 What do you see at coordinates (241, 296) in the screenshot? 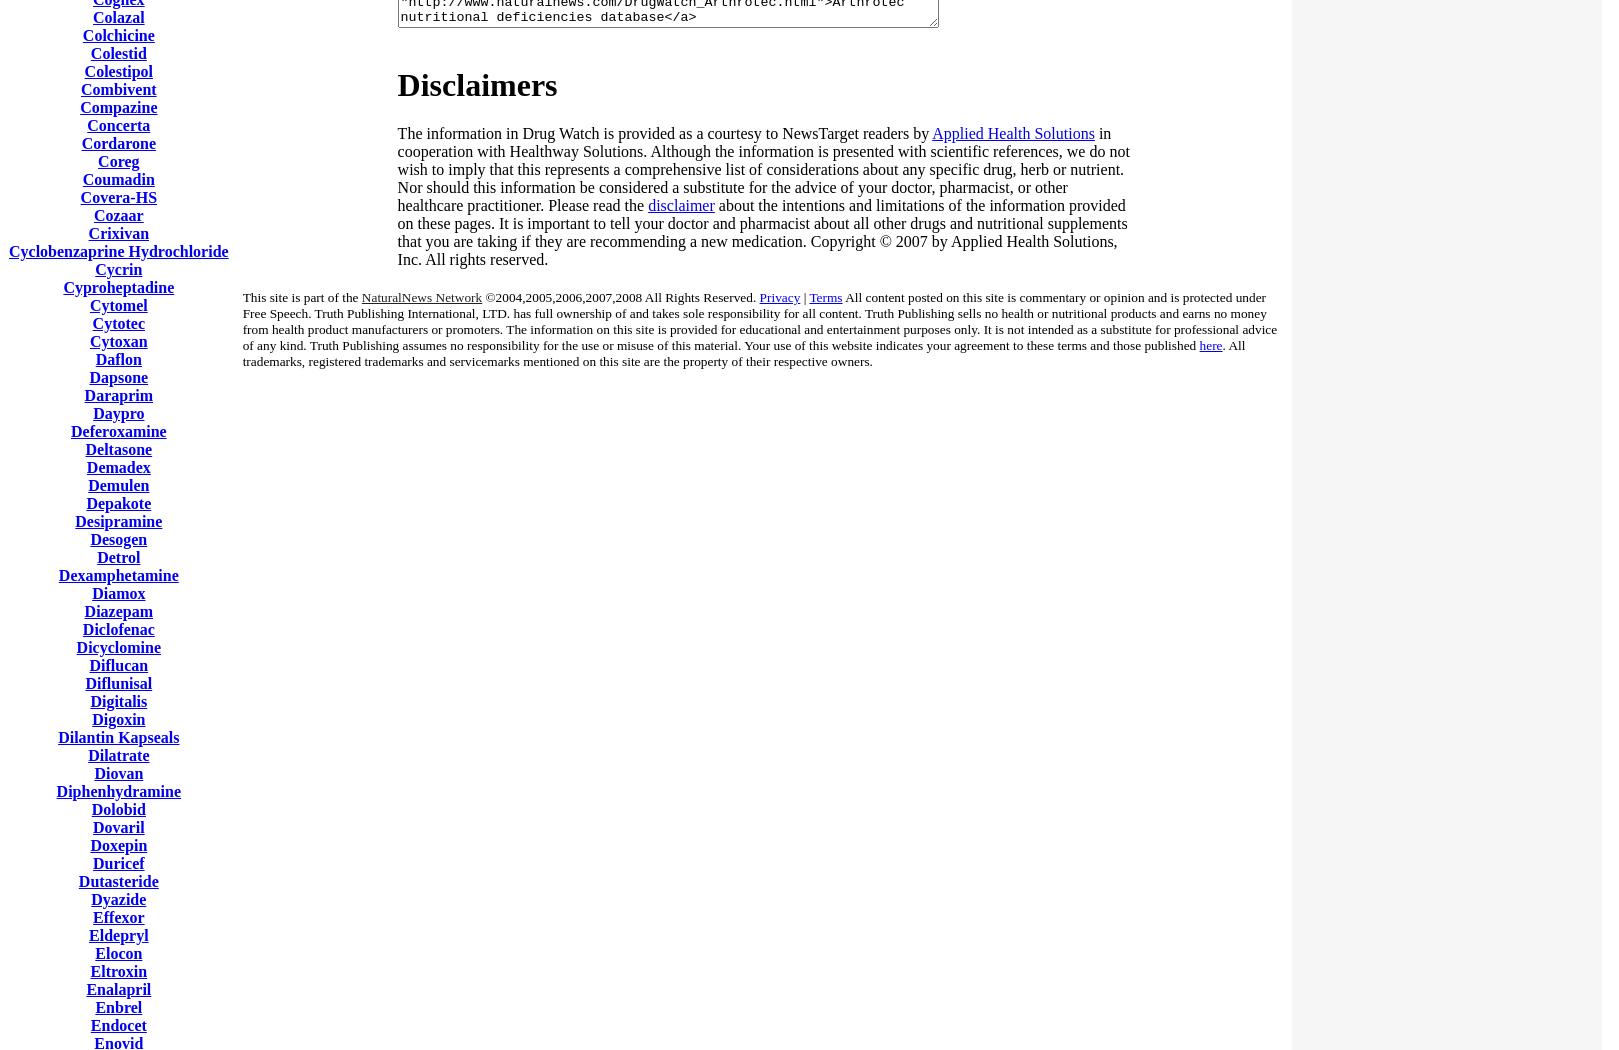
I see `'This site is part of the'` at bounding box center [241, 296].